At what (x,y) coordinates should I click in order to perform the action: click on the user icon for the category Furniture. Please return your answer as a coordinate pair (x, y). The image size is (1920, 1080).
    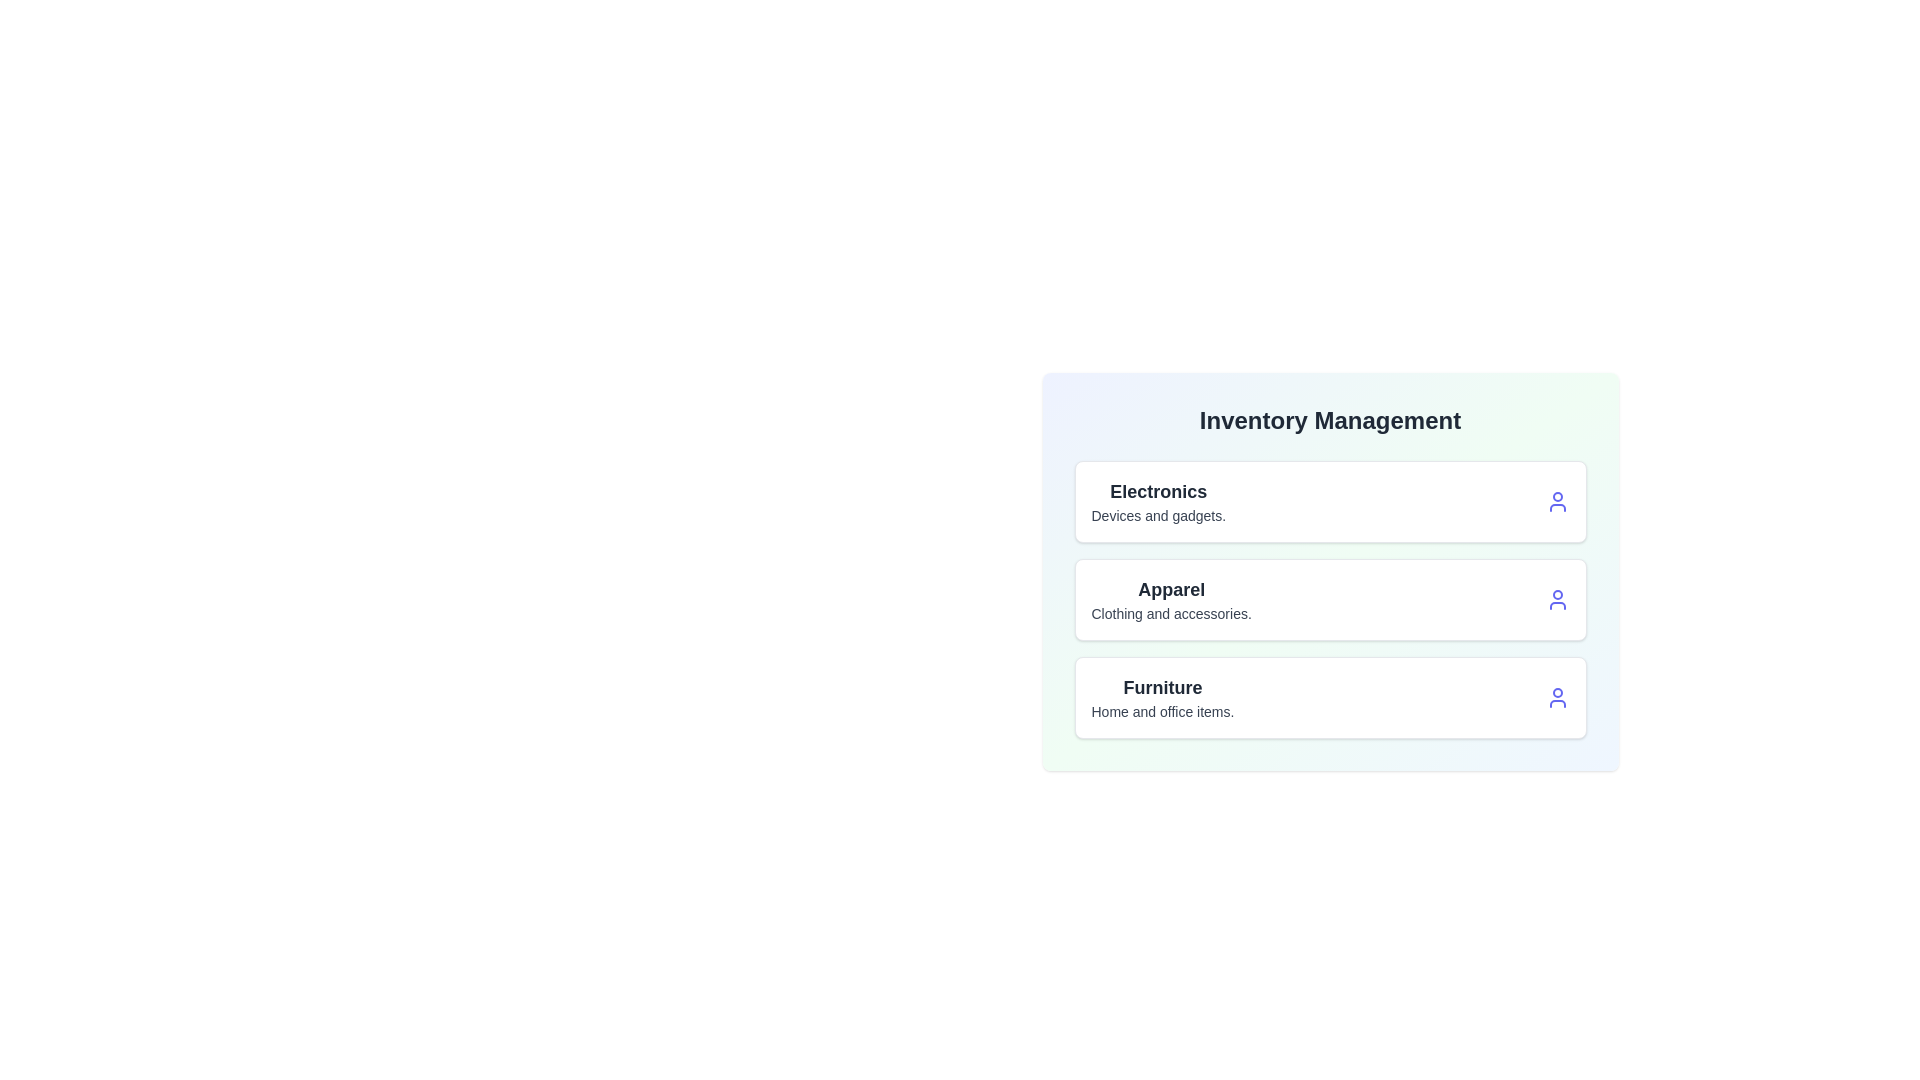
    Looking at the image, I should click on (1556, 697).